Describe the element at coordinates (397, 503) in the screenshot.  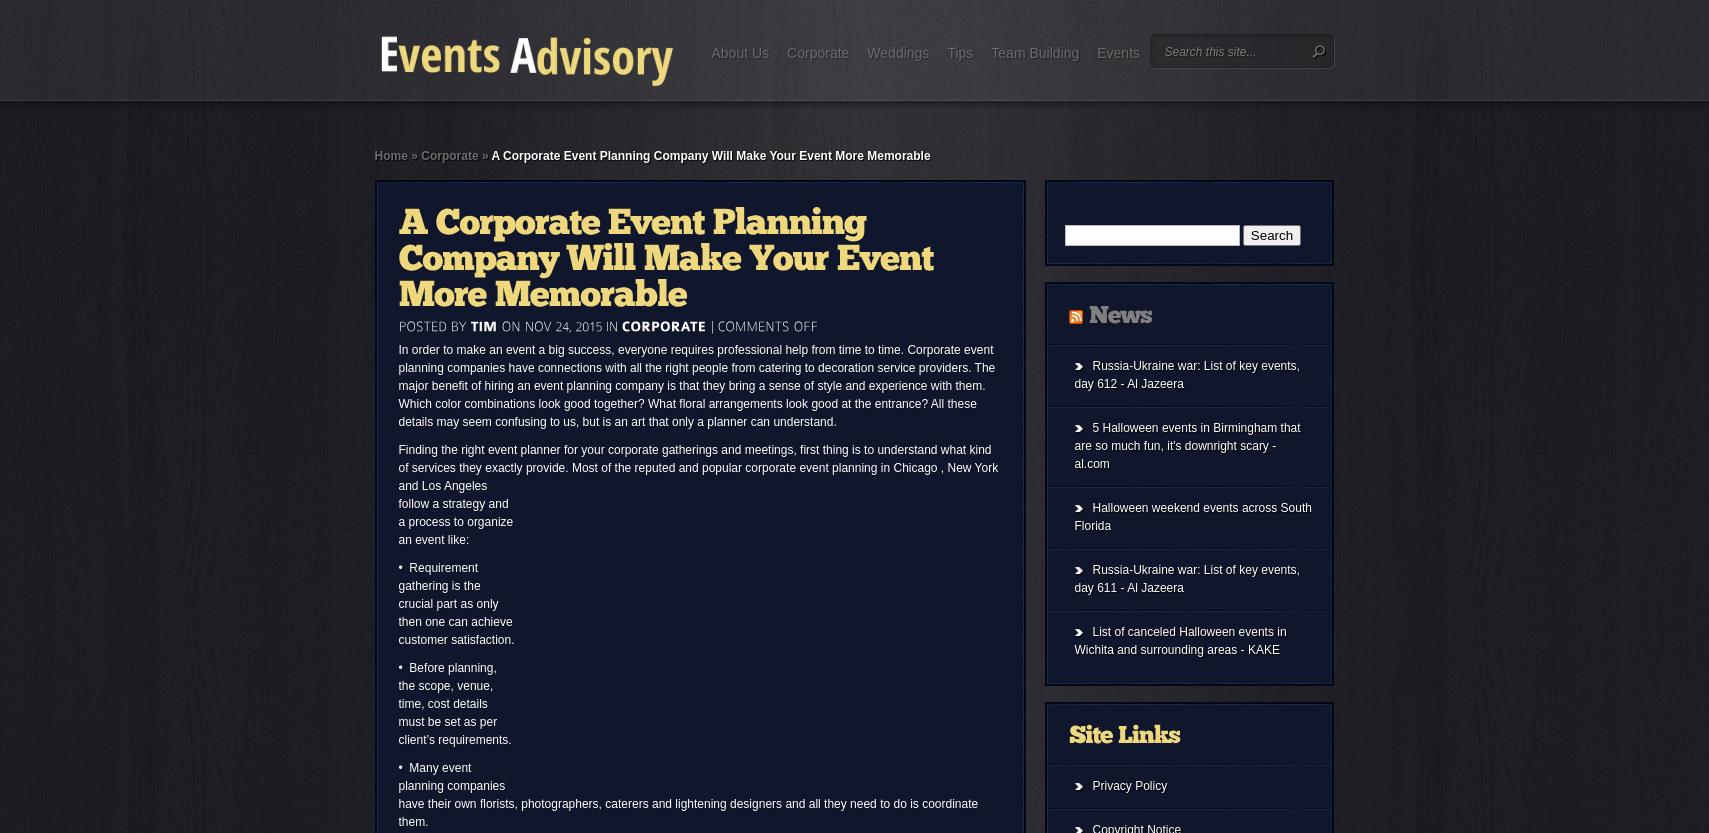
I see `', New York and Los Angeles follow a strategy and a process to organize an event like:'` at that location.